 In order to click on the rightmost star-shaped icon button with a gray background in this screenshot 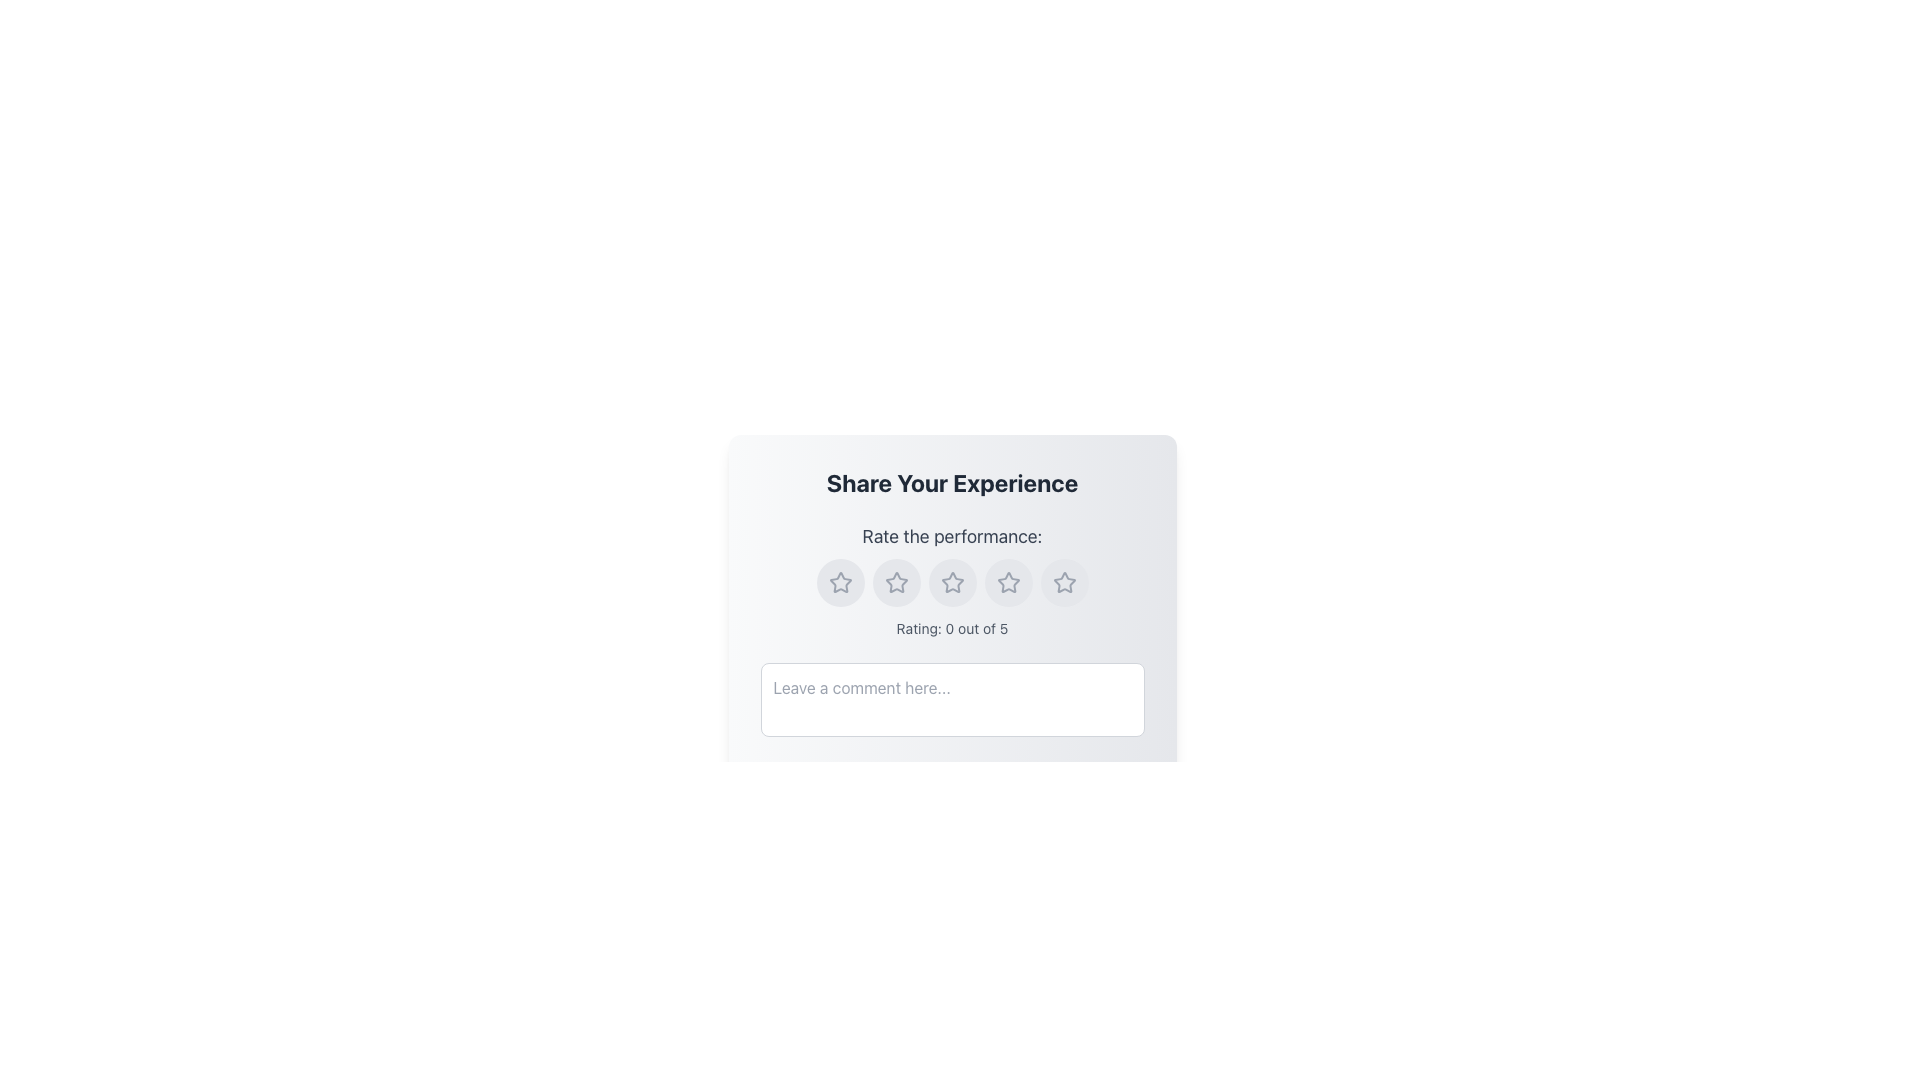, I will do `click(1063, 582)`.